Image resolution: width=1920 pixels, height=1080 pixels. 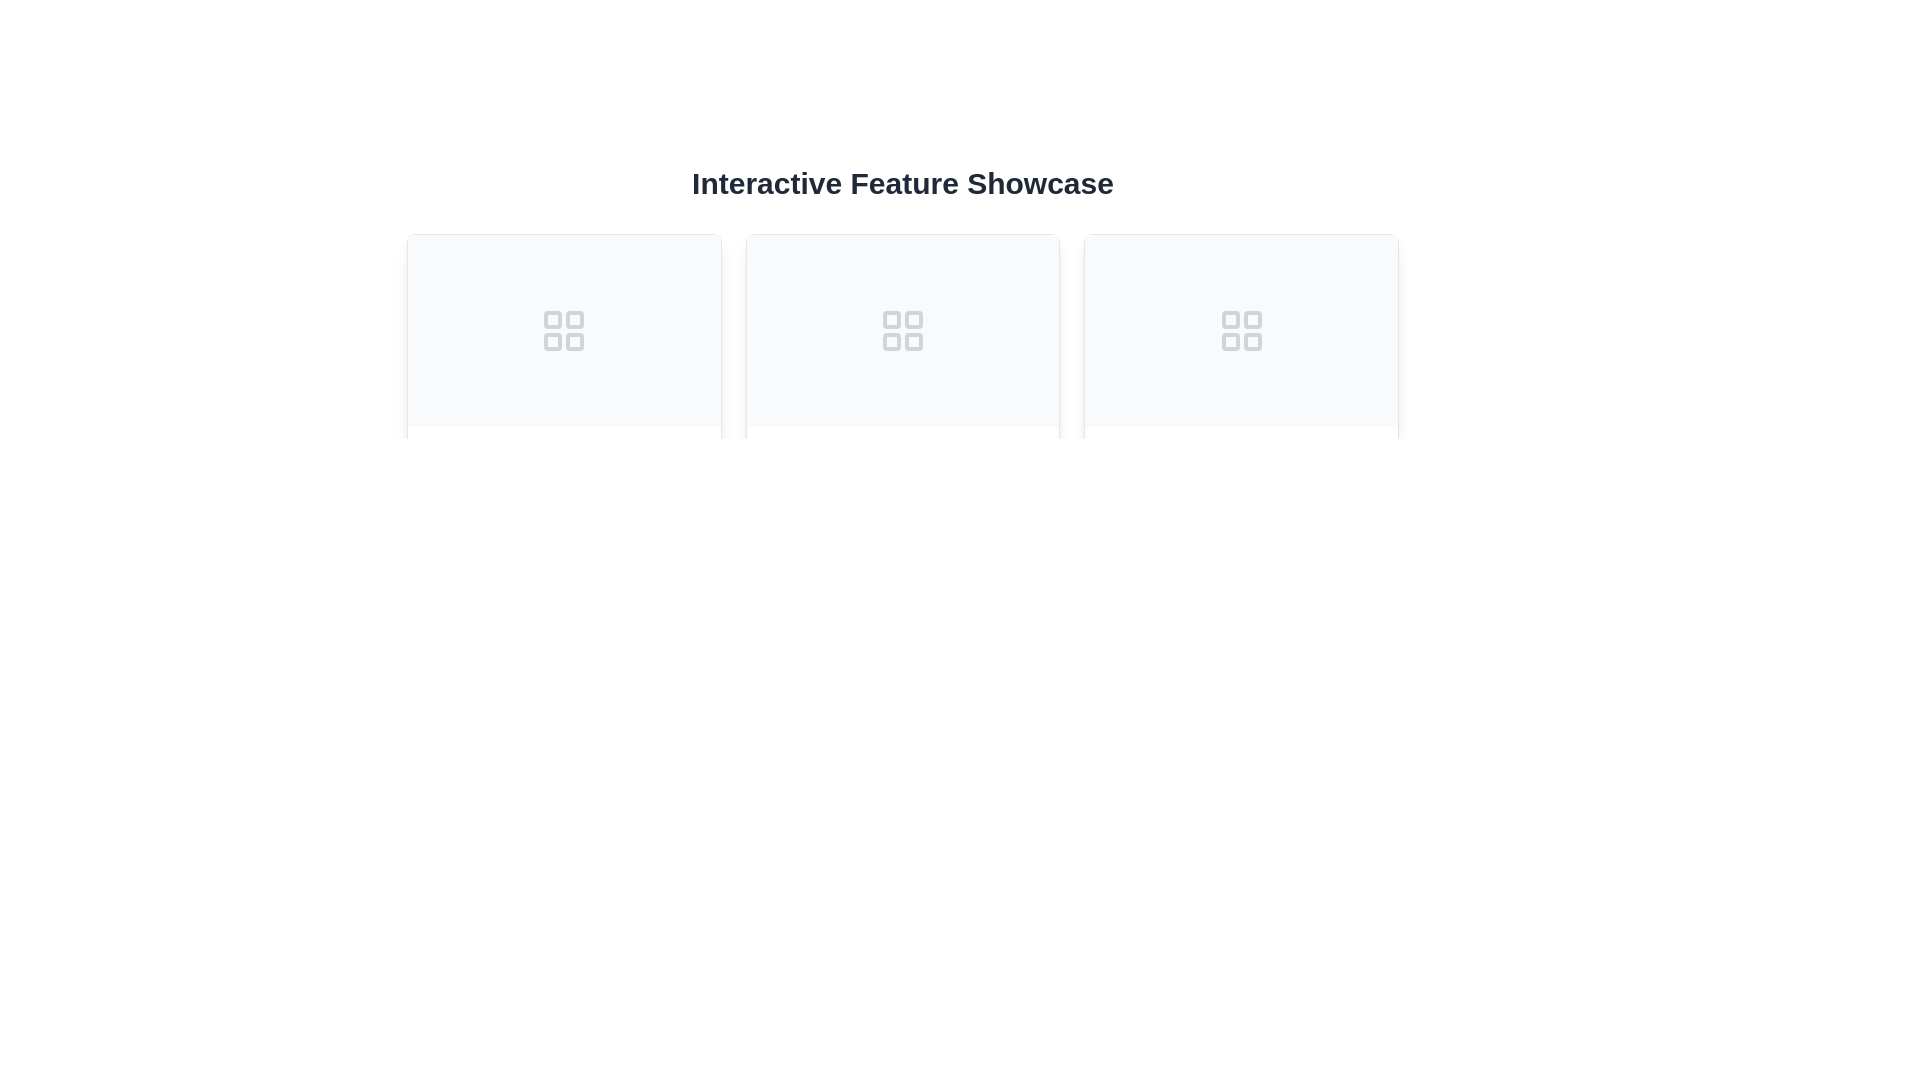 I want to click on the top-left square of the grid-style icon, which serves as a decorative element within the icon layout, so click(x=553, y=319).